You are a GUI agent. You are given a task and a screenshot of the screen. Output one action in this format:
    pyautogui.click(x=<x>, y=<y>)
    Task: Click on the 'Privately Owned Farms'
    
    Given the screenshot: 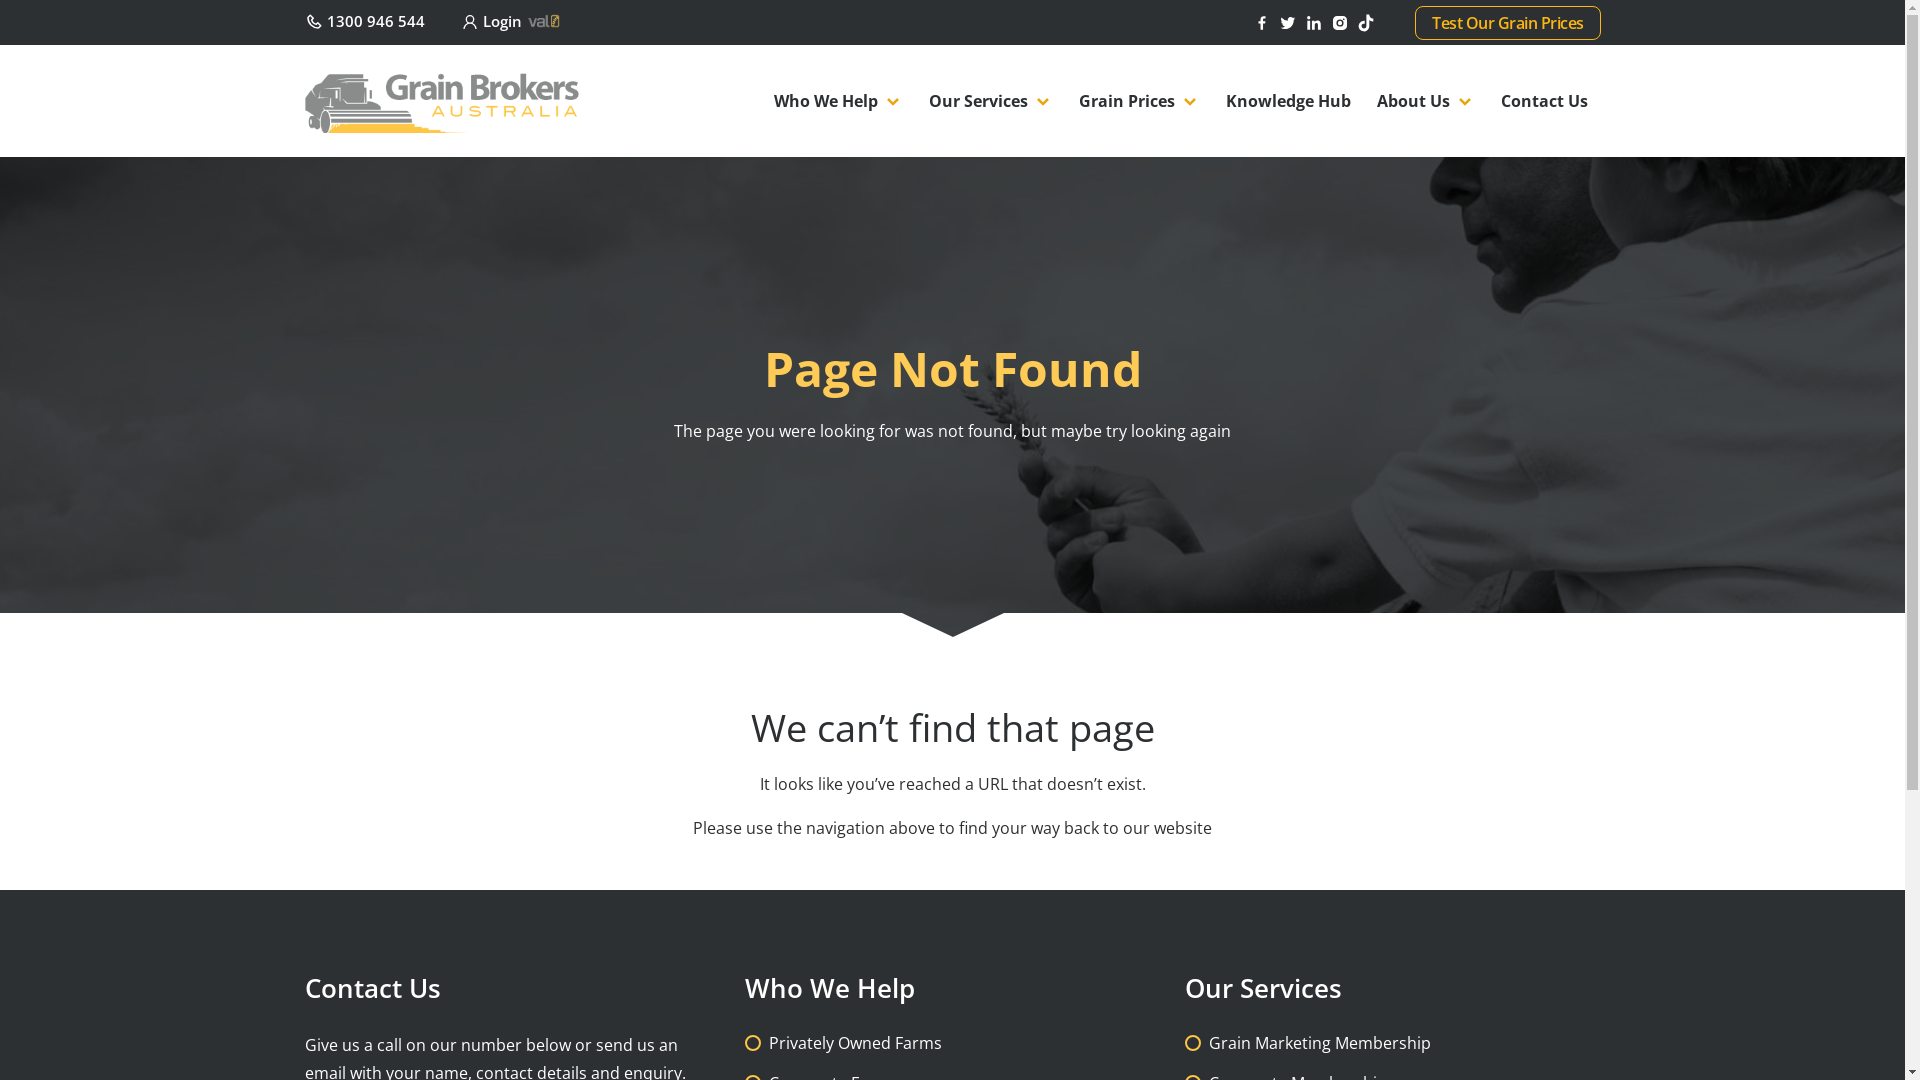 What is the action you would take?
    pyautogui.click(x=854, y=1041)
    